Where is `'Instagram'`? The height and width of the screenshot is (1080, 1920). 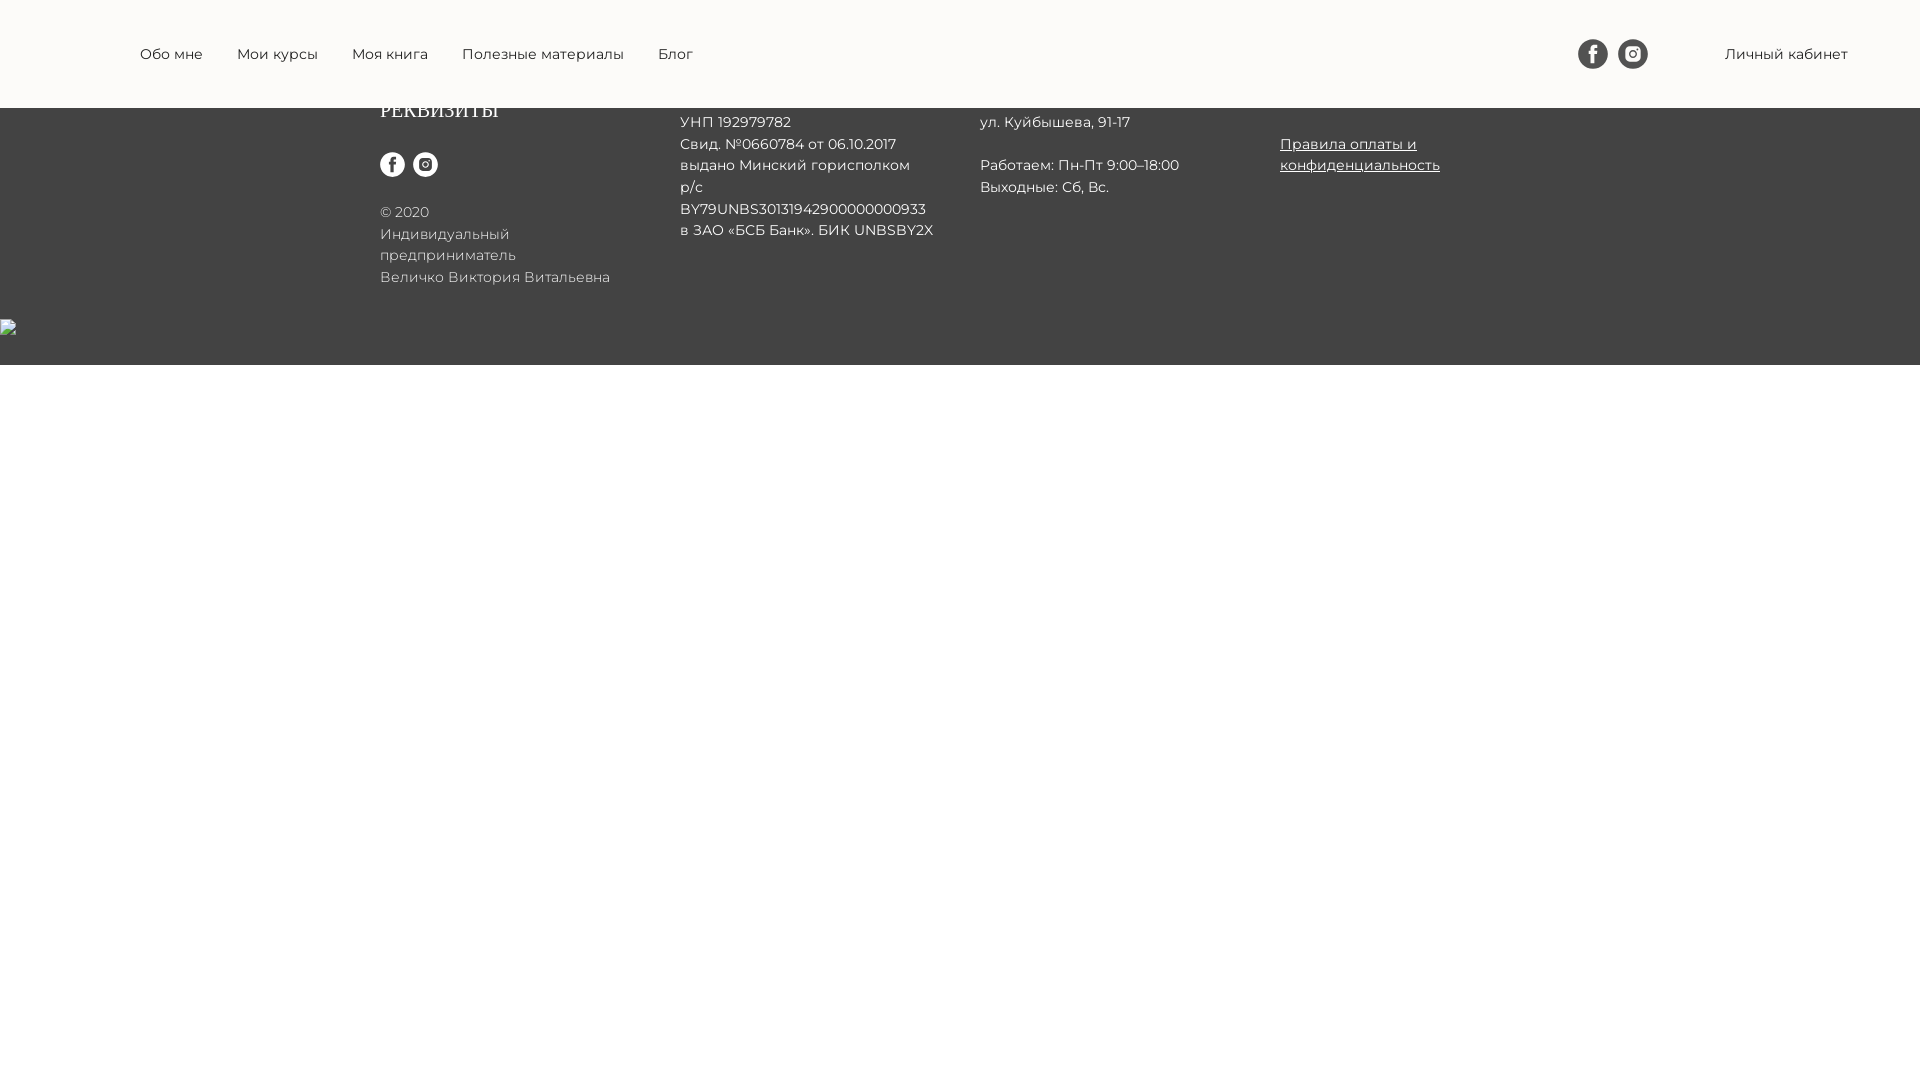 'Instagram' is located at coordinates (424, 170).